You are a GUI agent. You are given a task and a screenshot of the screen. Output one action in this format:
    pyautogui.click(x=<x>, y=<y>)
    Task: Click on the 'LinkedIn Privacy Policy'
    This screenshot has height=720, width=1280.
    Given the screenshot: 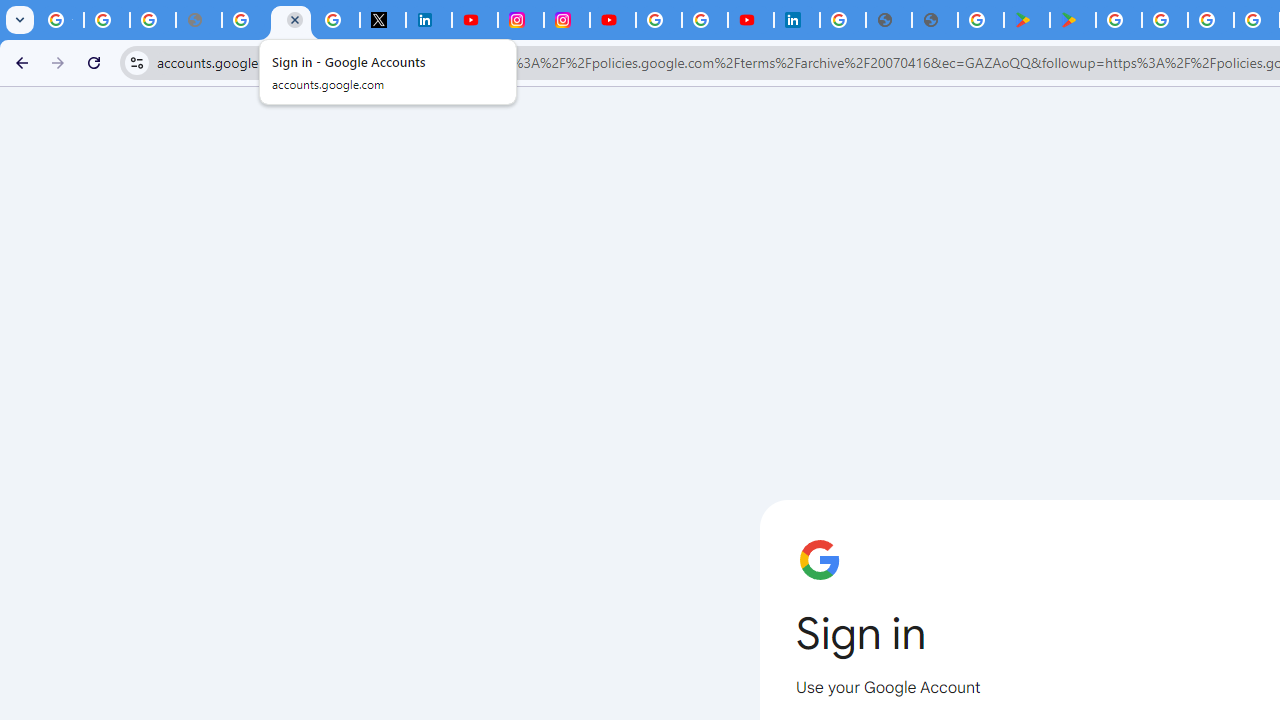 What is the action you would take?
    pyautogui.click(x=427, y=20)
    